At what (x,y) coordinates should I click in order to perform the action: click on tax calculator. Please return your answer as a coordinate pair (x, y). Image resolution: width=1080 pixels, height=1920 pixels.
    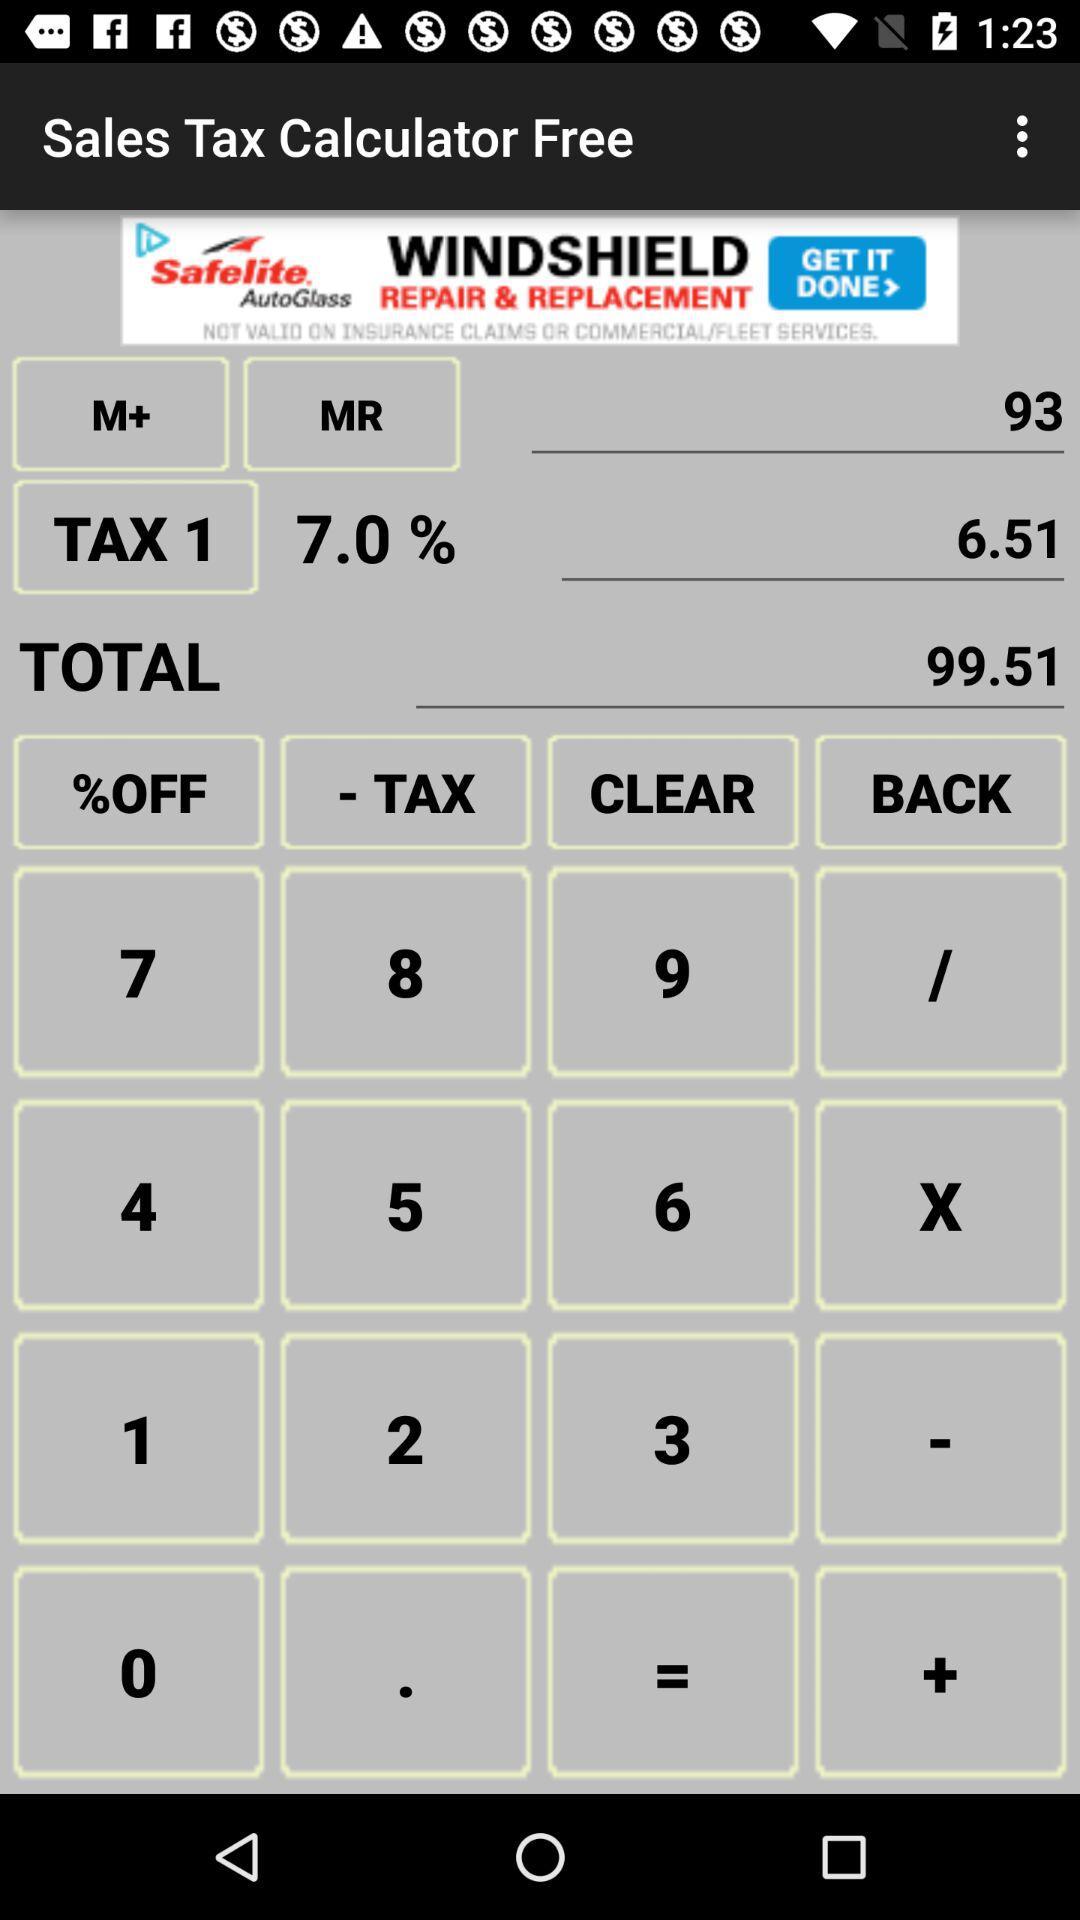
    Looking at the image, I should click on (540, 279).